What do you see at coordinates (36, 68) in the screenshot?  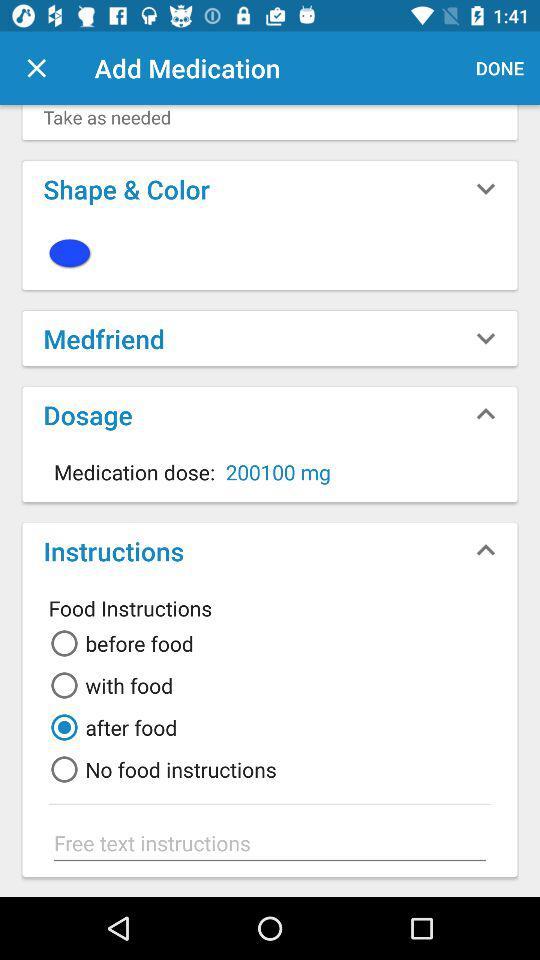 I see `screen` at bounding box center [36, 68].